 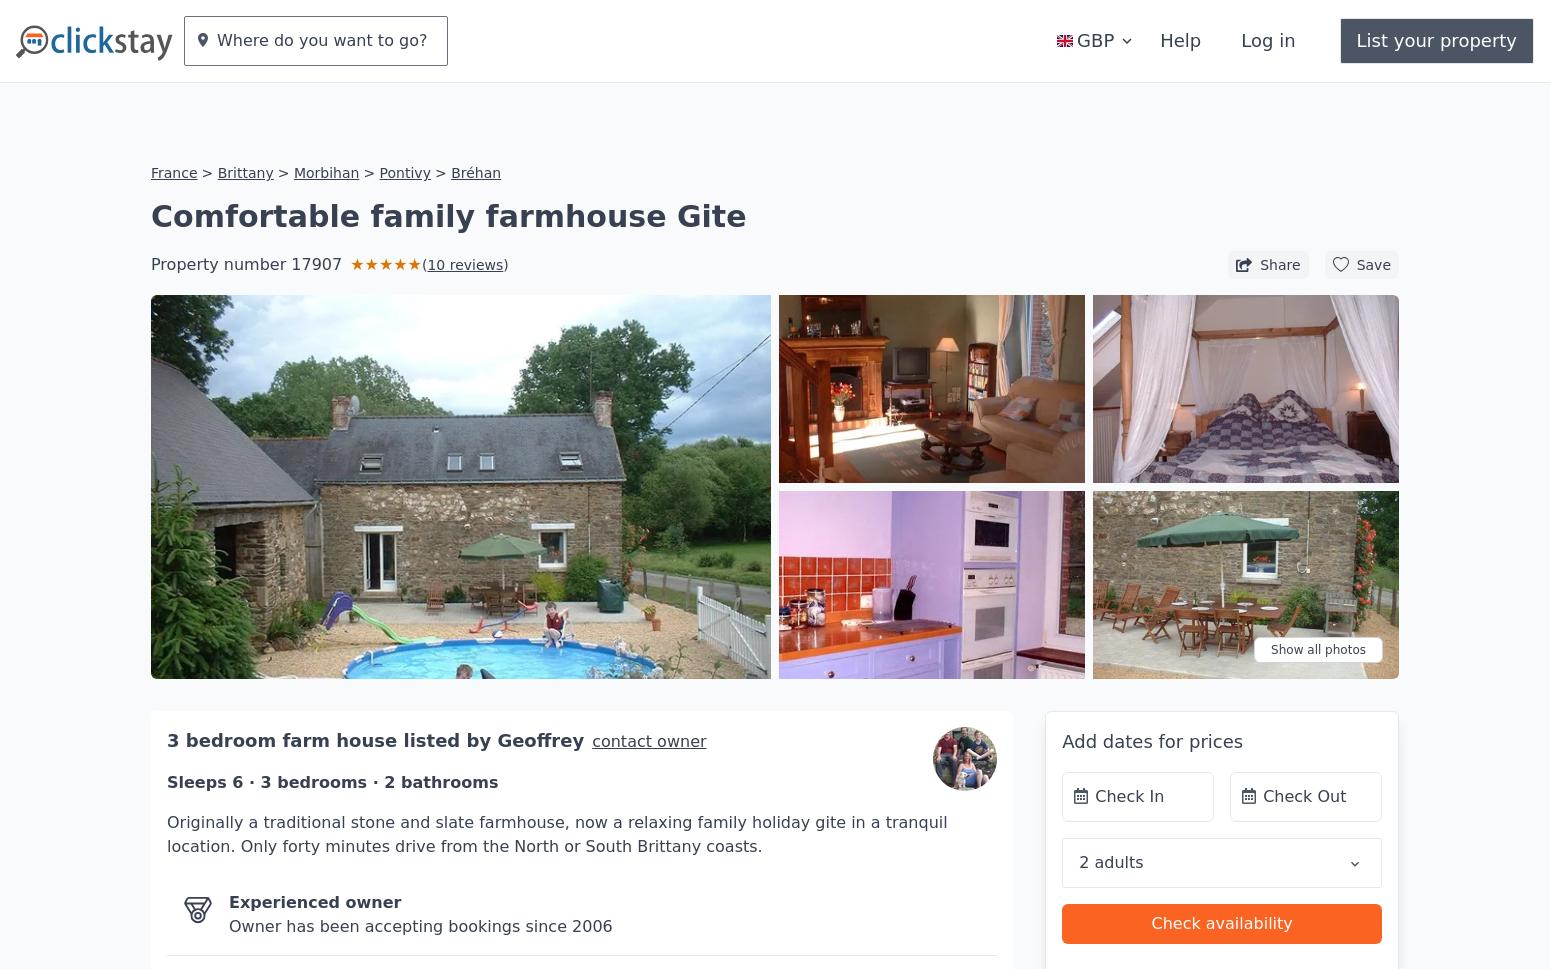 I want to click on 'listed by', so click(x=449, y=679).